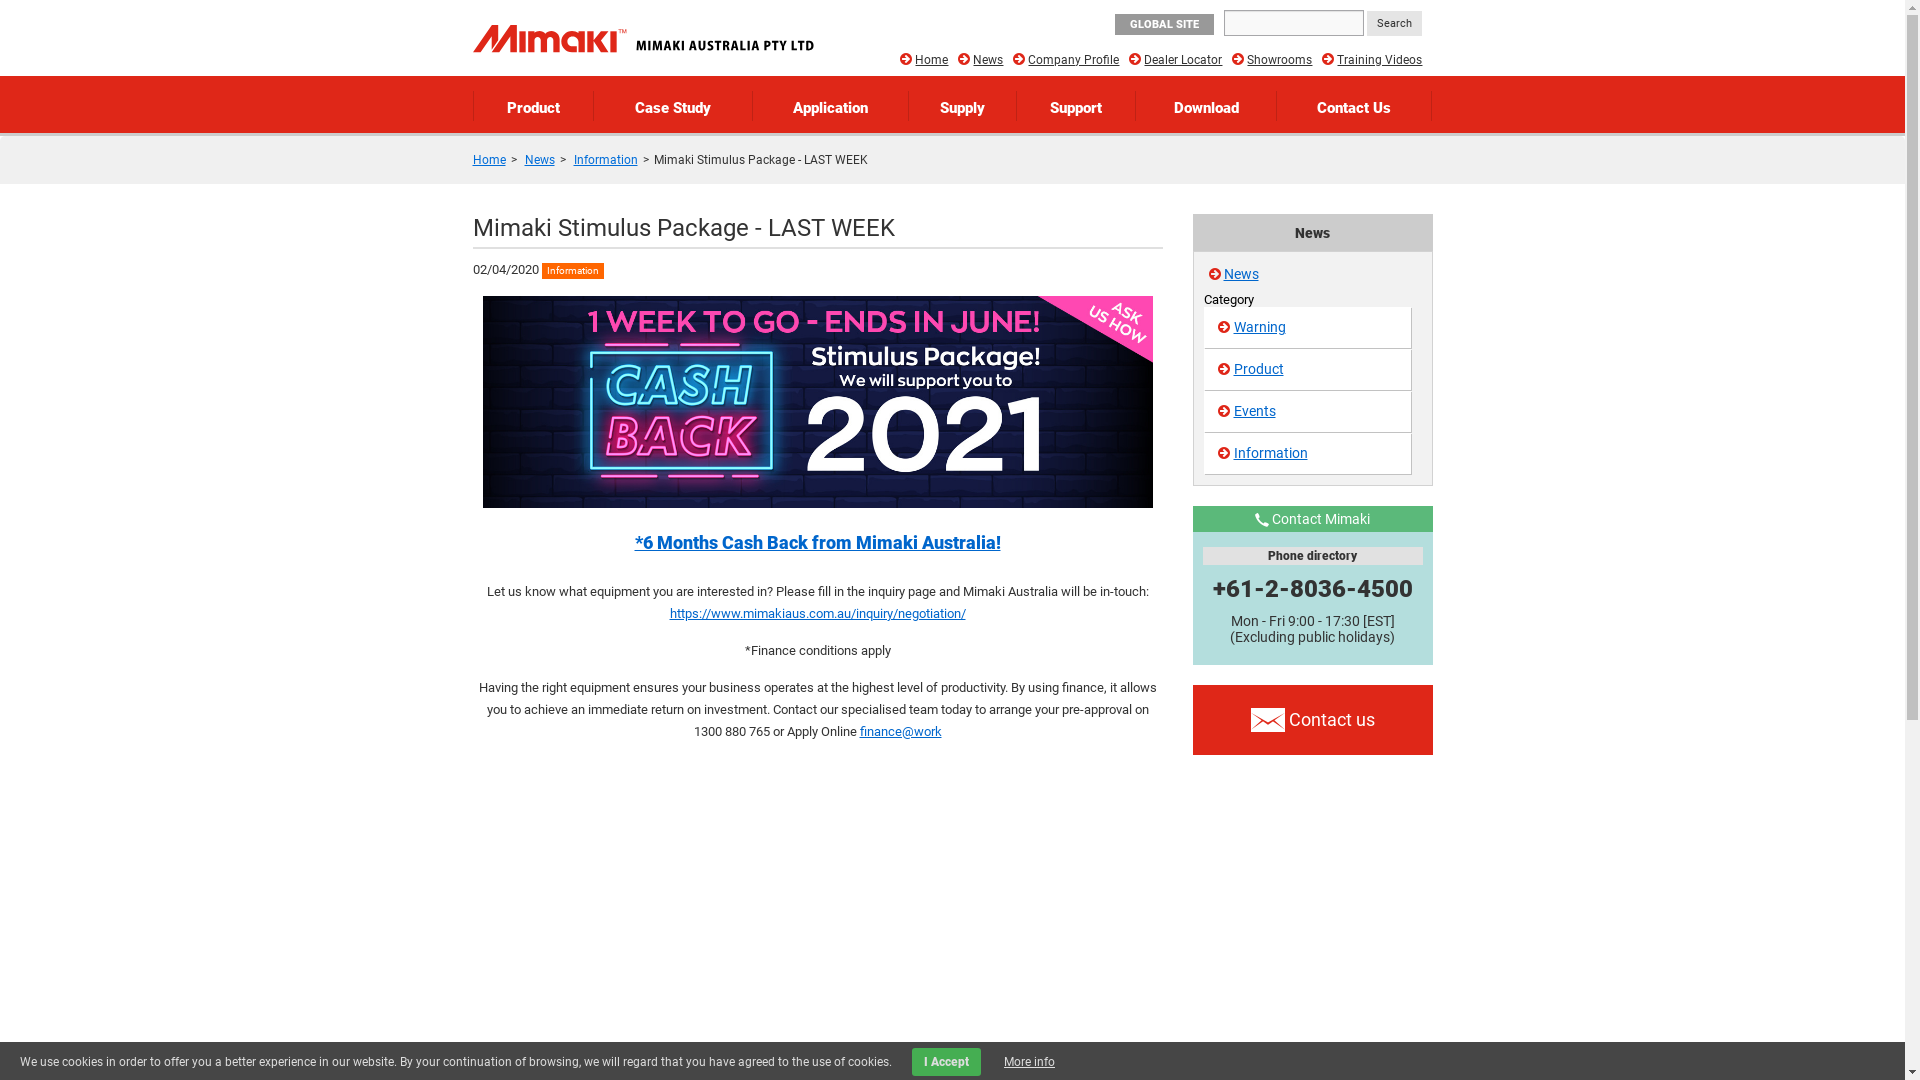 This screenshot has height=1080, width=1920. I want to click on 'Home', so click(930, 59).